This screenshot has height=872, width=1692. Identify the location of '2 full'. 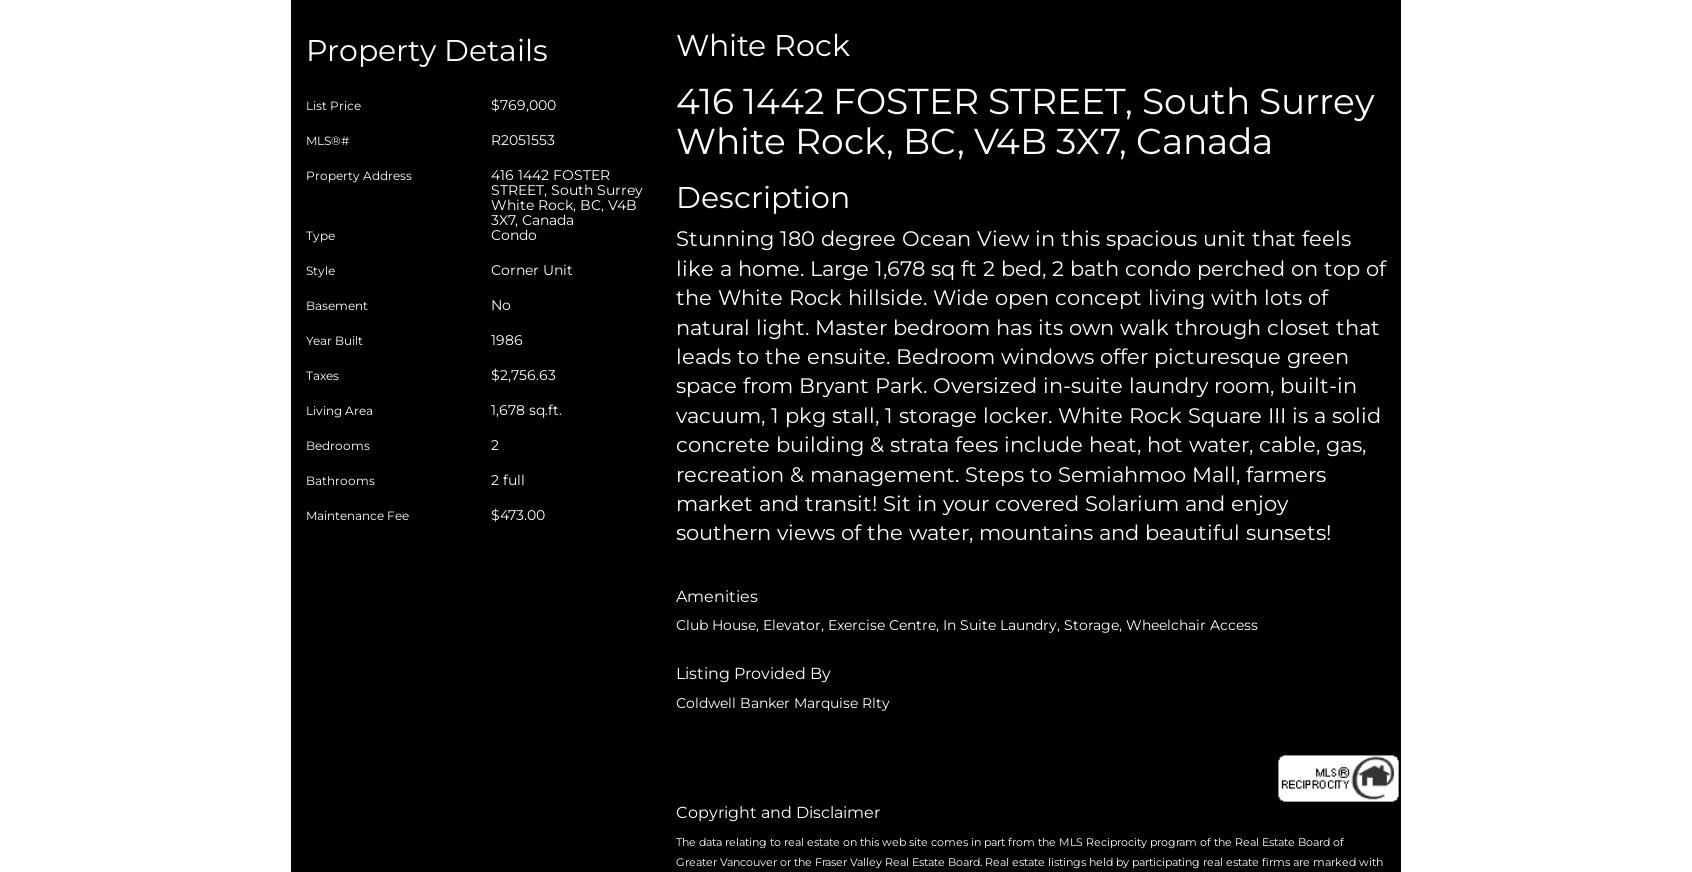
(507, 479).